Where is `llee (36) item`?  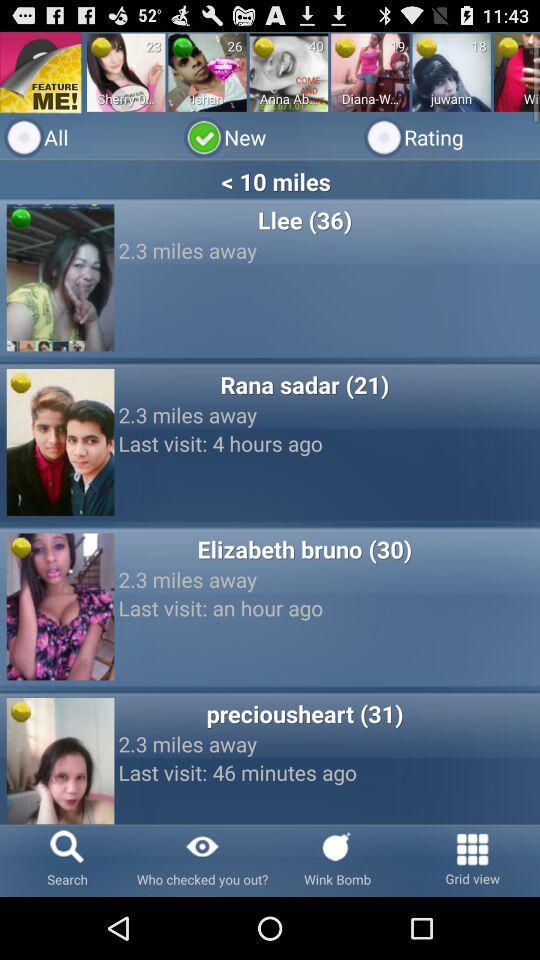 llee (36) item is located at coordinates (303, 219).